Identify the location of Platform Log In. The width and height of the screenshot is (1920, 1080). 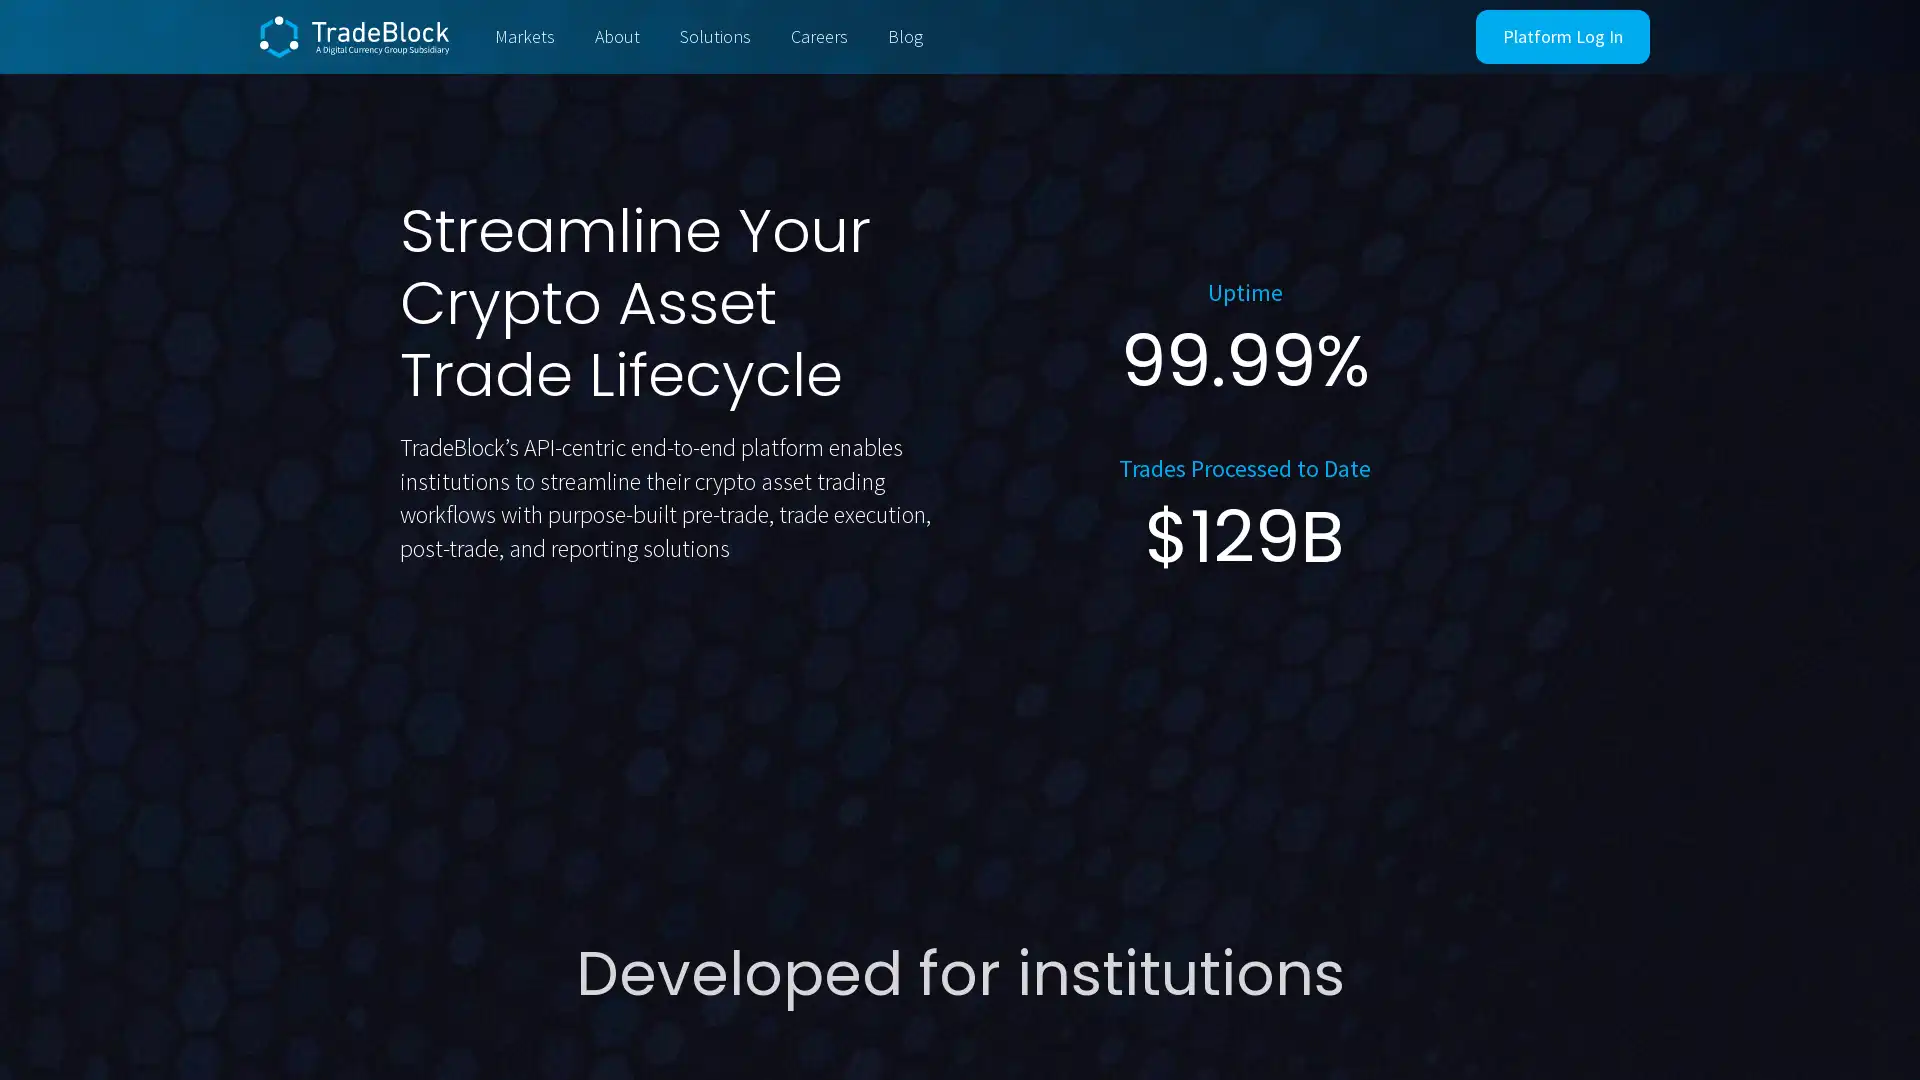
(1562, 37).